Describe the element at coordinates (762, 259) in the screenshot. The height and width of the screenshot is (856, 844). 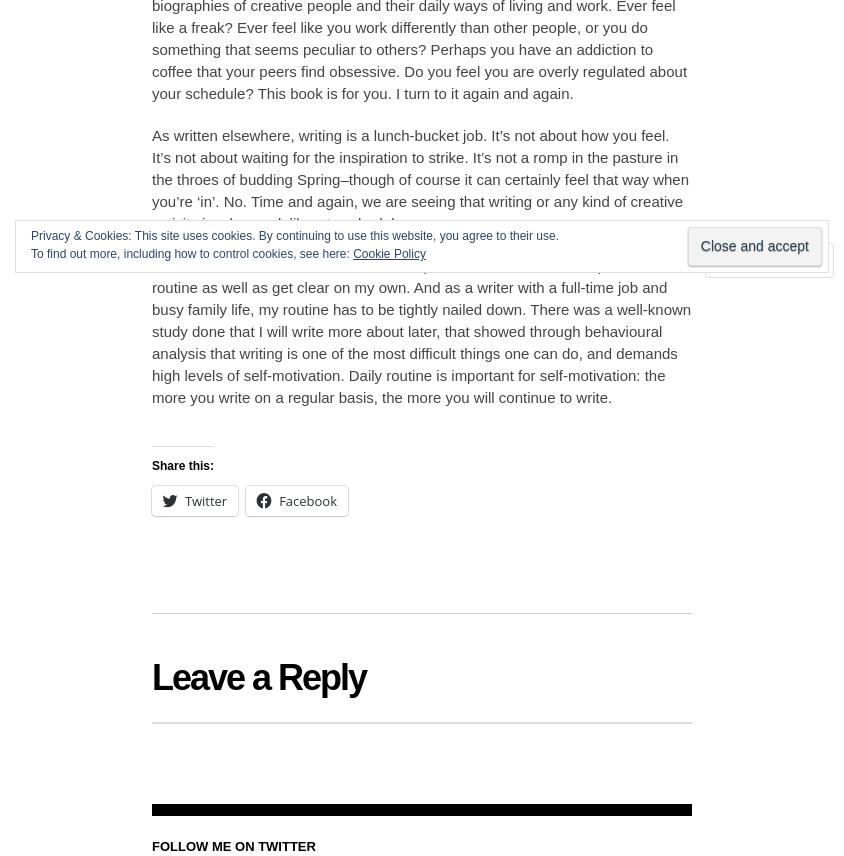
I see `'Follow'` at that location.